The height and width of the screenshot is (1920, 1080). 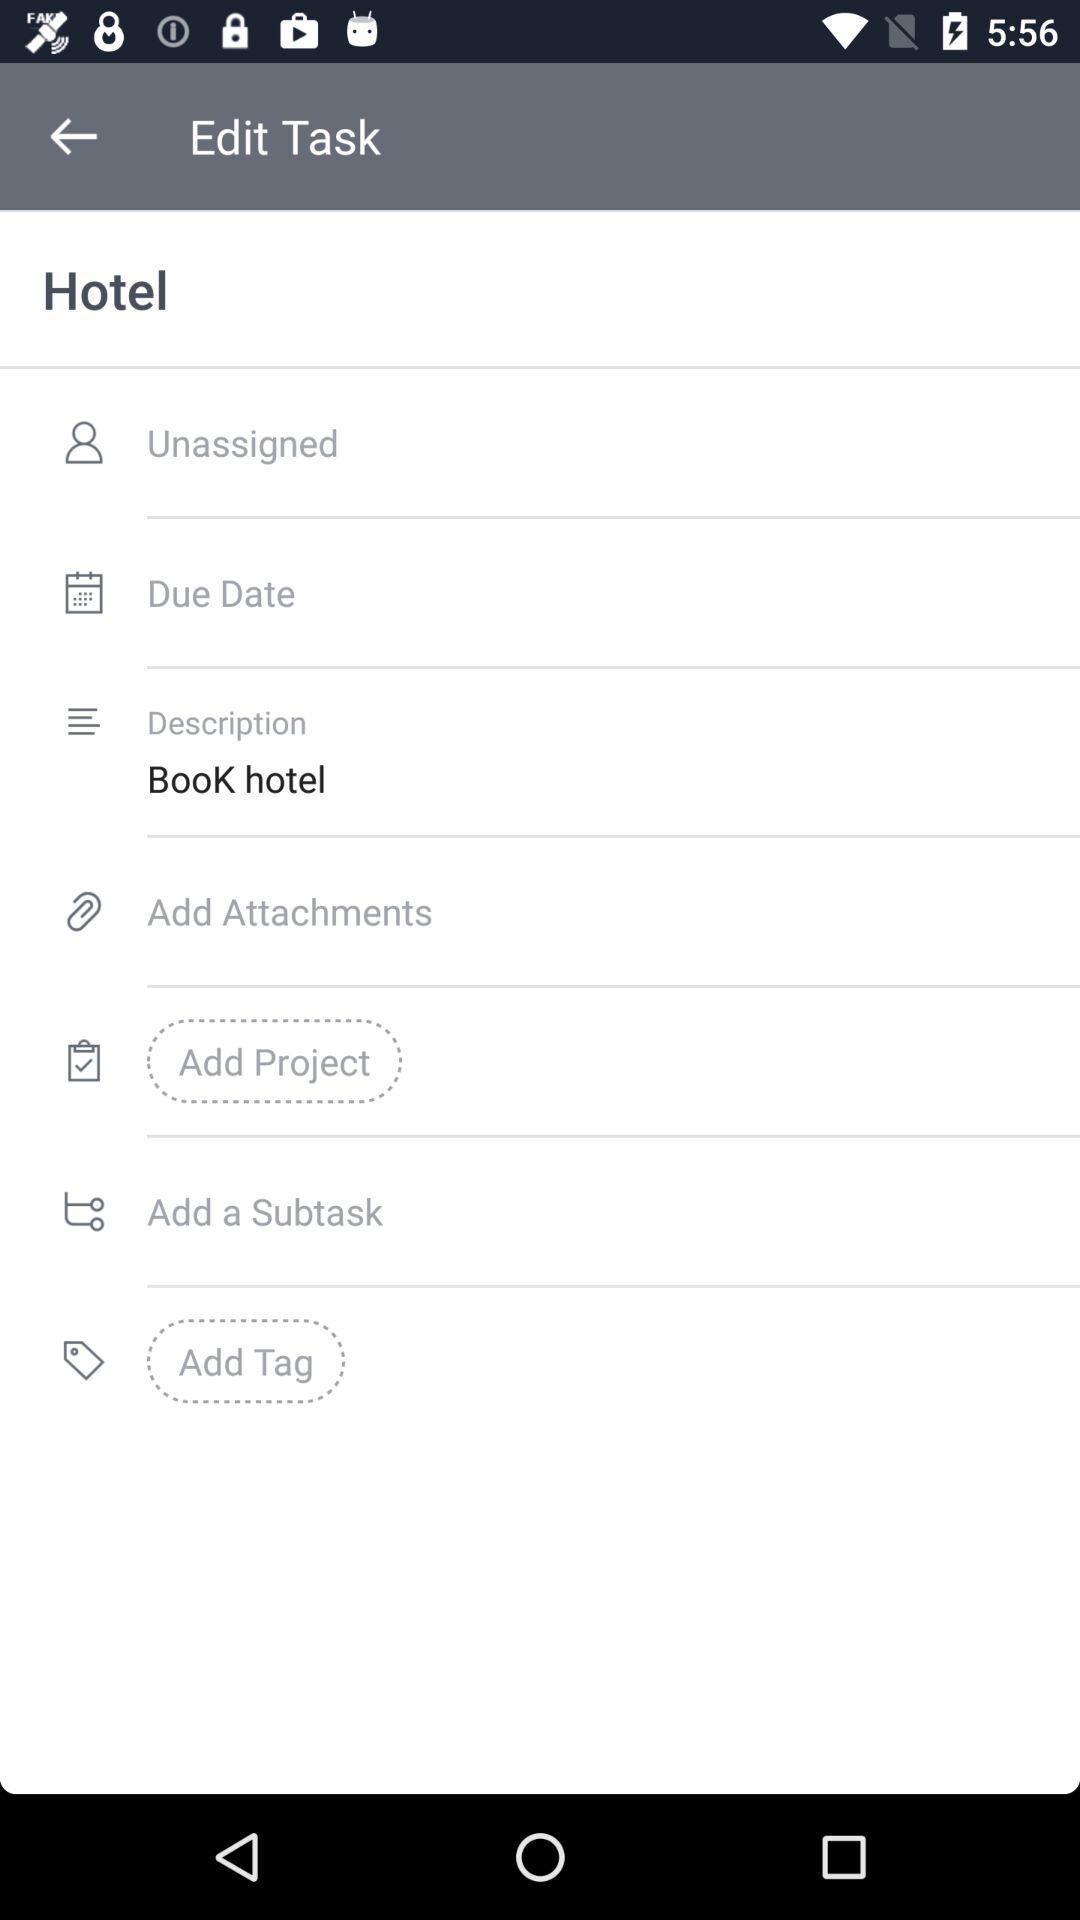 What do you see at coordinates (612, 1210) in the screenshot?
I see `the item below the add project item` at bounding box center [612, 1210].